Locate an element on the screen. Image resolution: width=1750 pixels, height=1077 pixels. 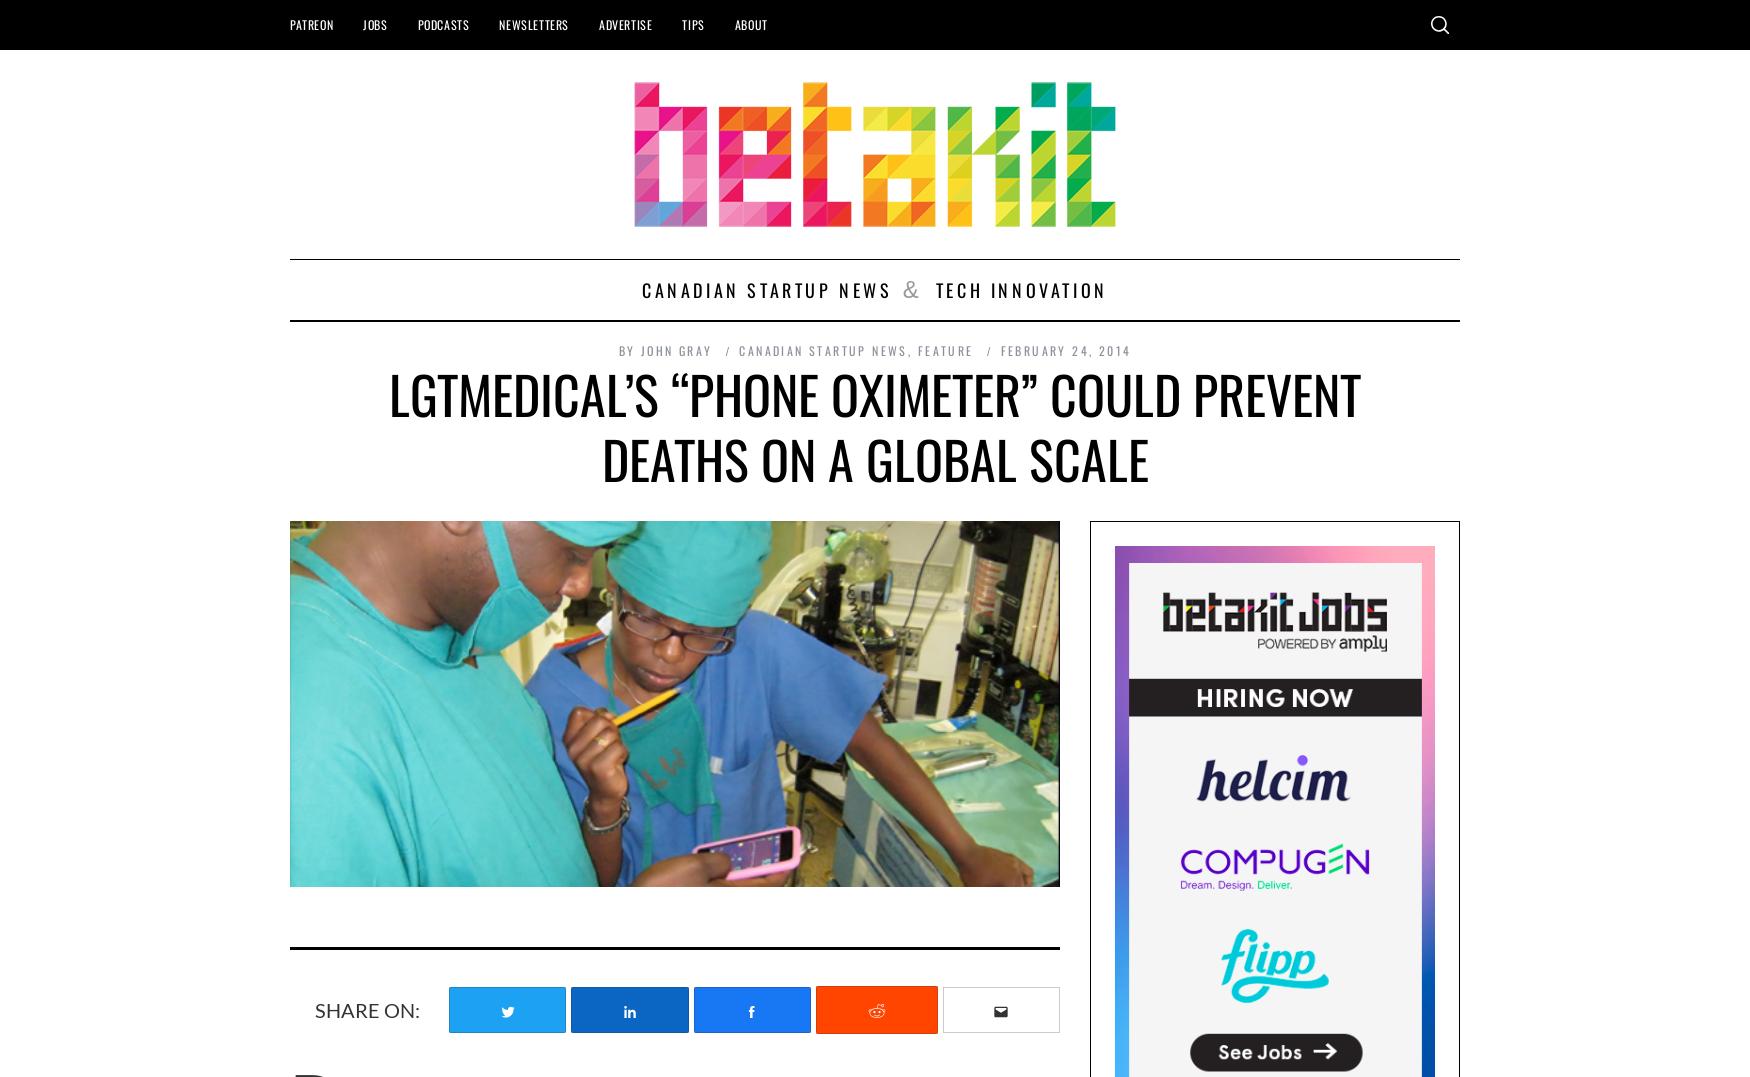
'John Gray' is located at coordinates (638, 349).